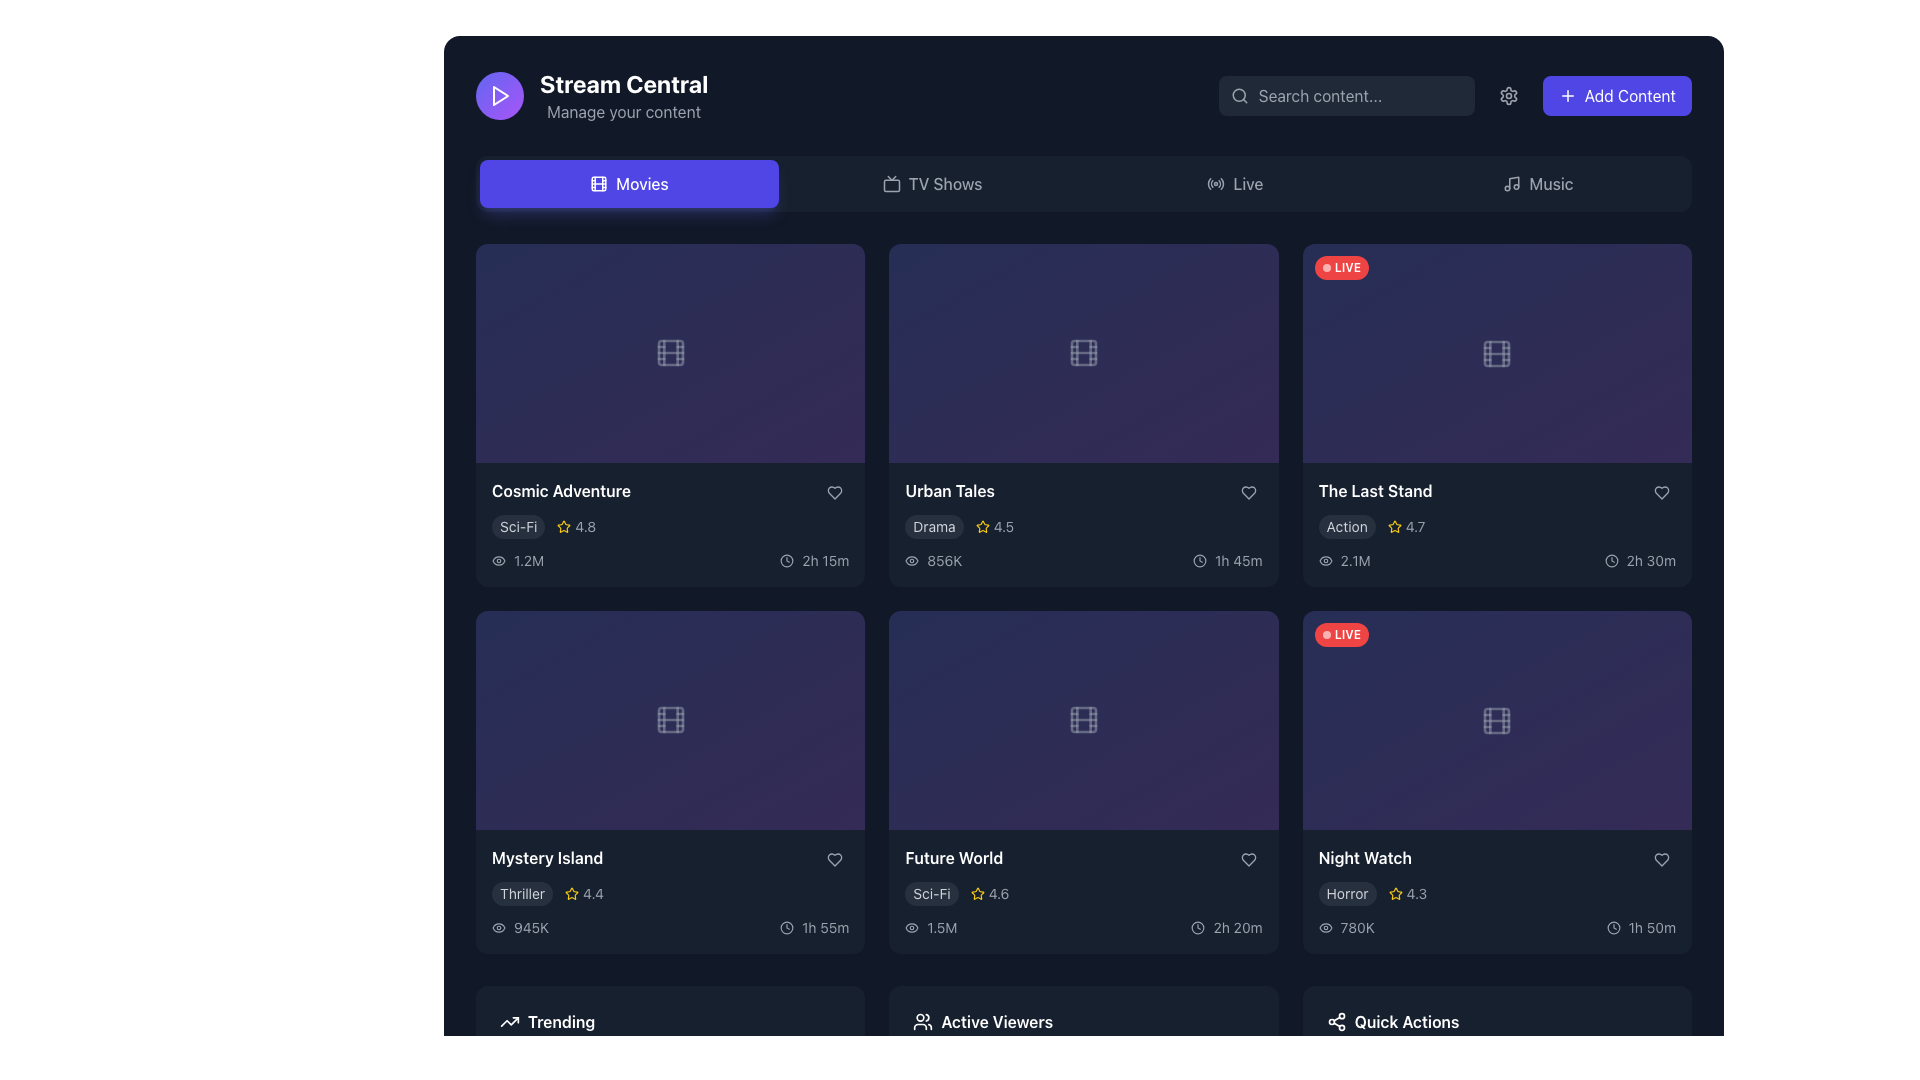  I want to click on the heart icon button within 'The Last Stand' movie card, so click(1661, 493).